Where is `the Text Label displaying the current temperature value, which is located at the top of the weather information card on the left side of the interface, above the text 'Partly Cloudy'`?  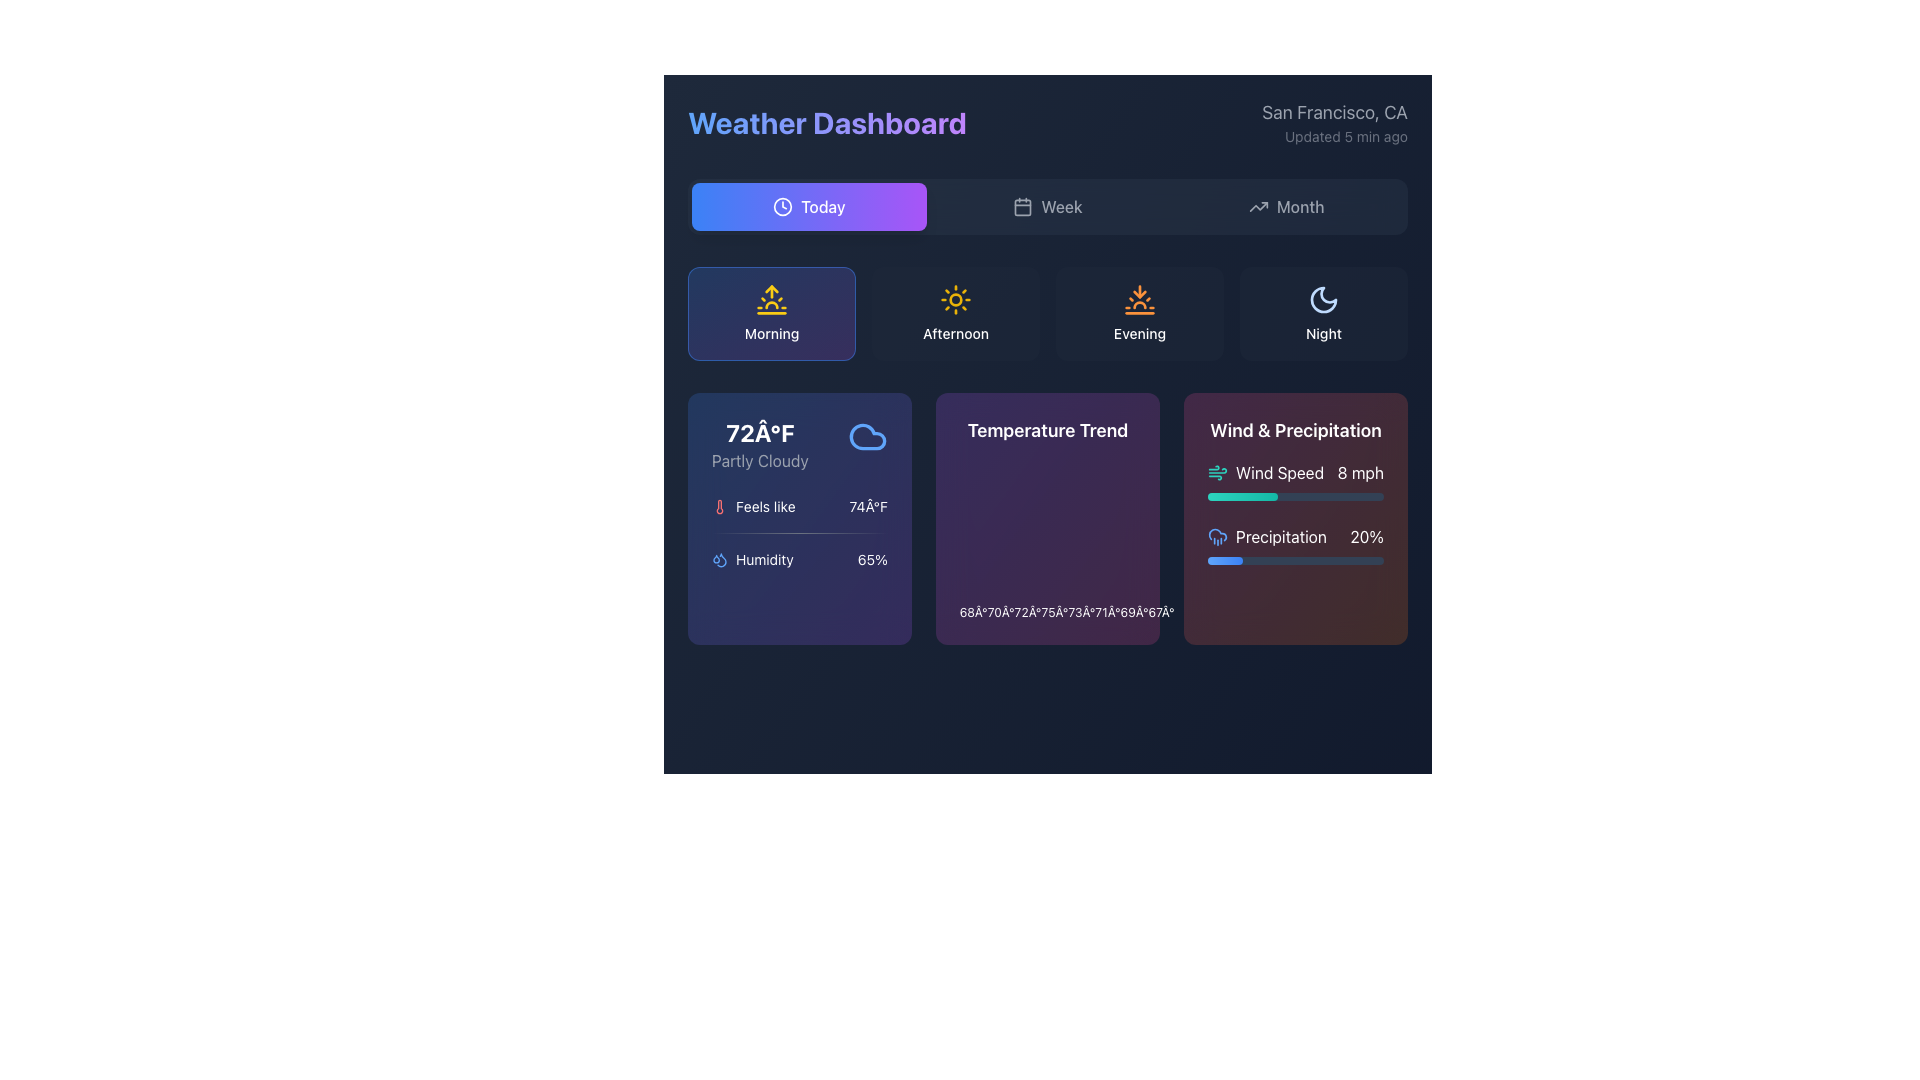 the Text Label displaying the current temperature value, which is located at the top of the weather information card on the left side of the interface, above the text 'Partly Cloudy' is located at coordinates (759, 431).